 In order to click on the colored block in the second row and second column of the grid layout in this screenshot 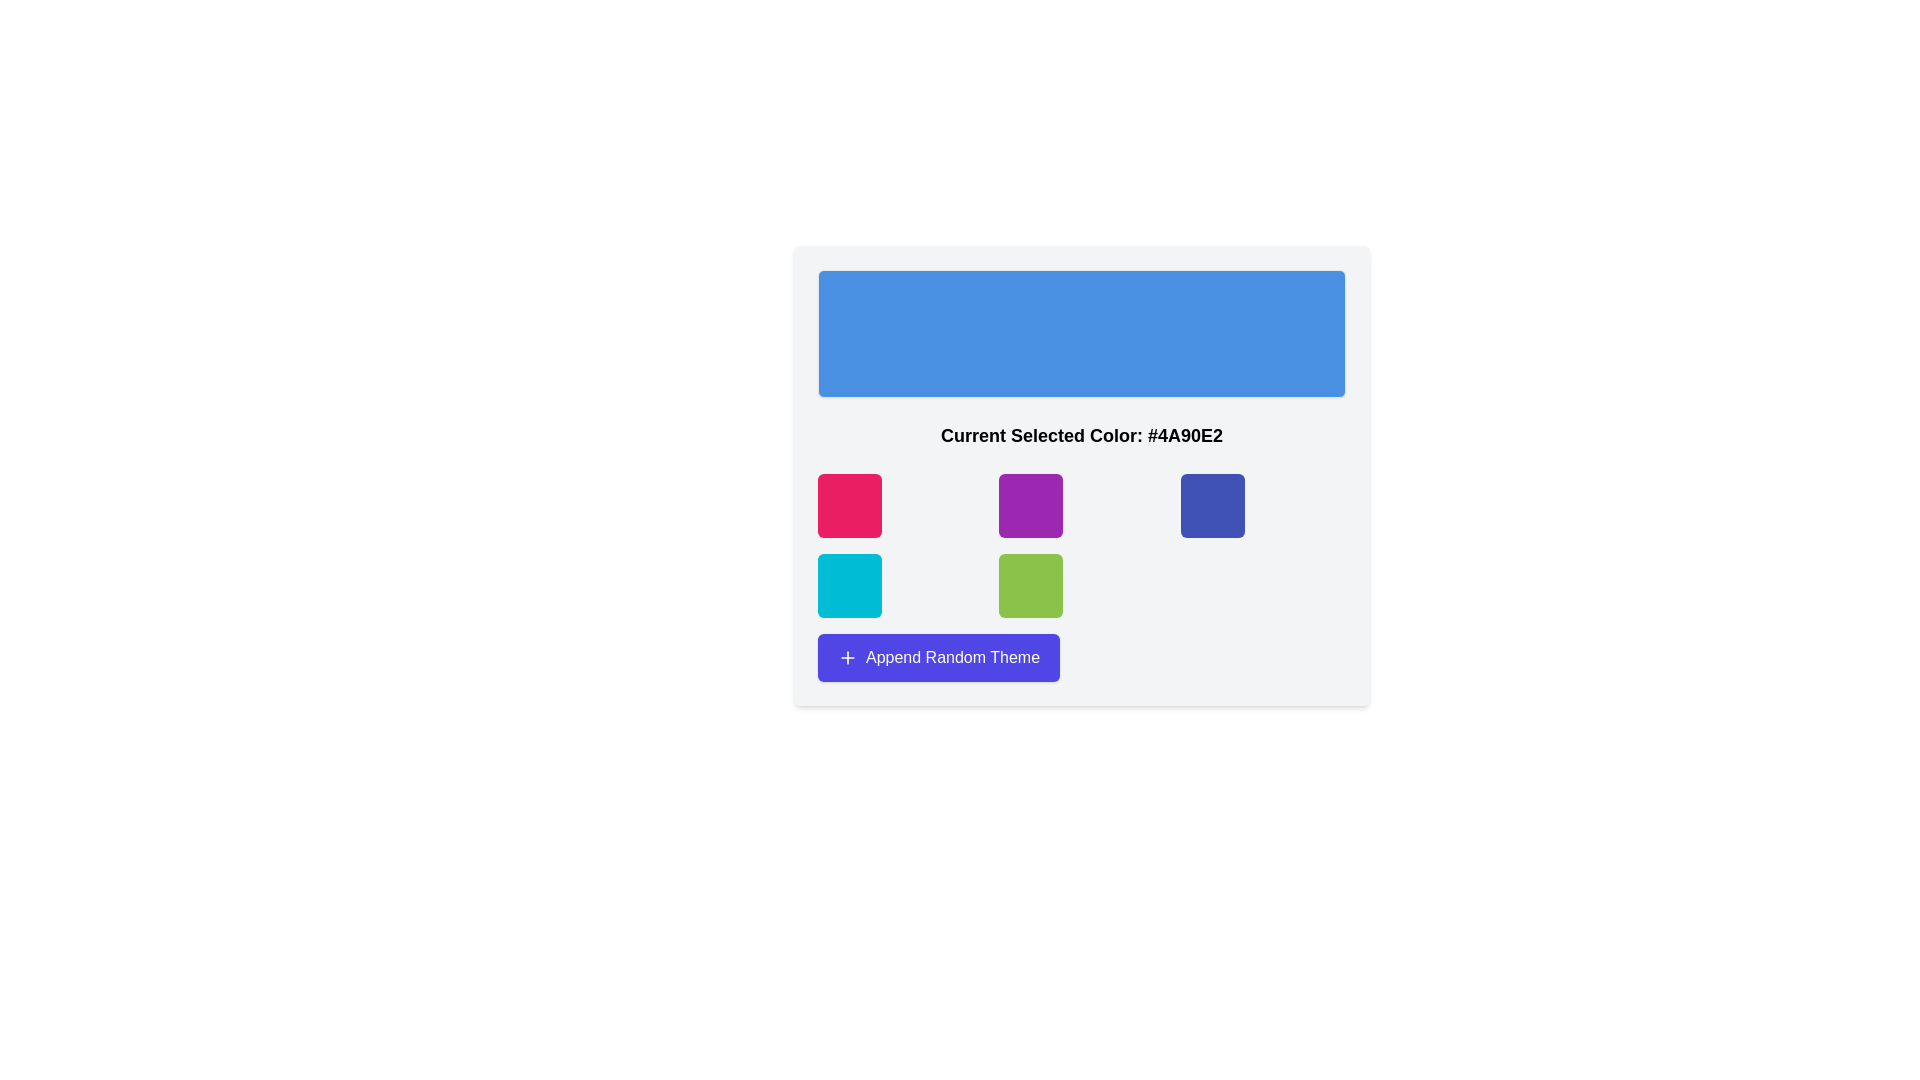, I will do `click(1031, 585)`.